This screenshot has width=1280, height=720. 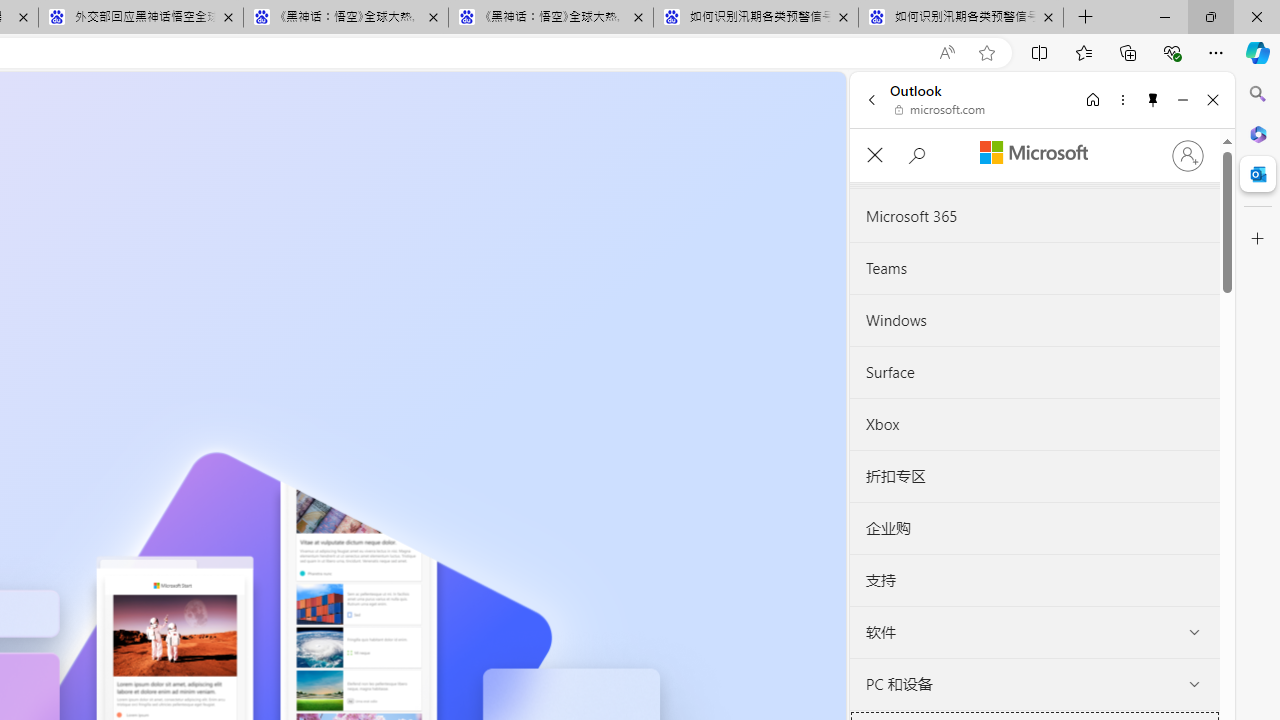 What do you see at coordinates (1034, 423) in the screenshot?
I see `'Xbox'` at bounding box center [1034, 423].